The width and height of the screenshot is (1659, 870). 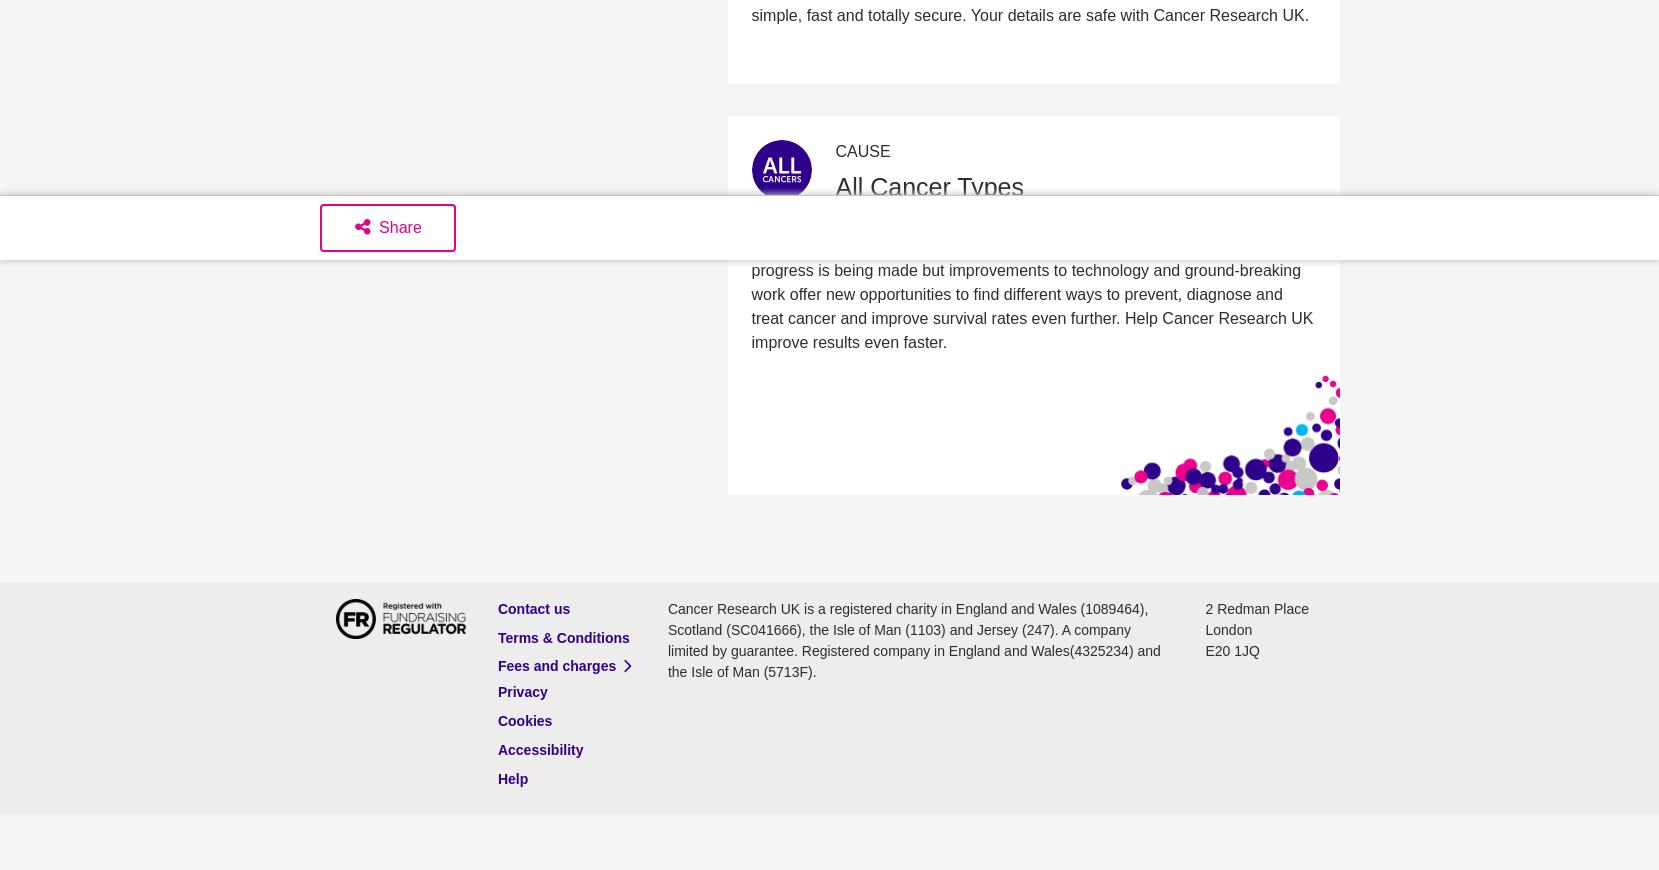 What do you see at coordinates (532, 608) in the screenshot?
I see `'Contact us'` at bounding box center [532, 608].